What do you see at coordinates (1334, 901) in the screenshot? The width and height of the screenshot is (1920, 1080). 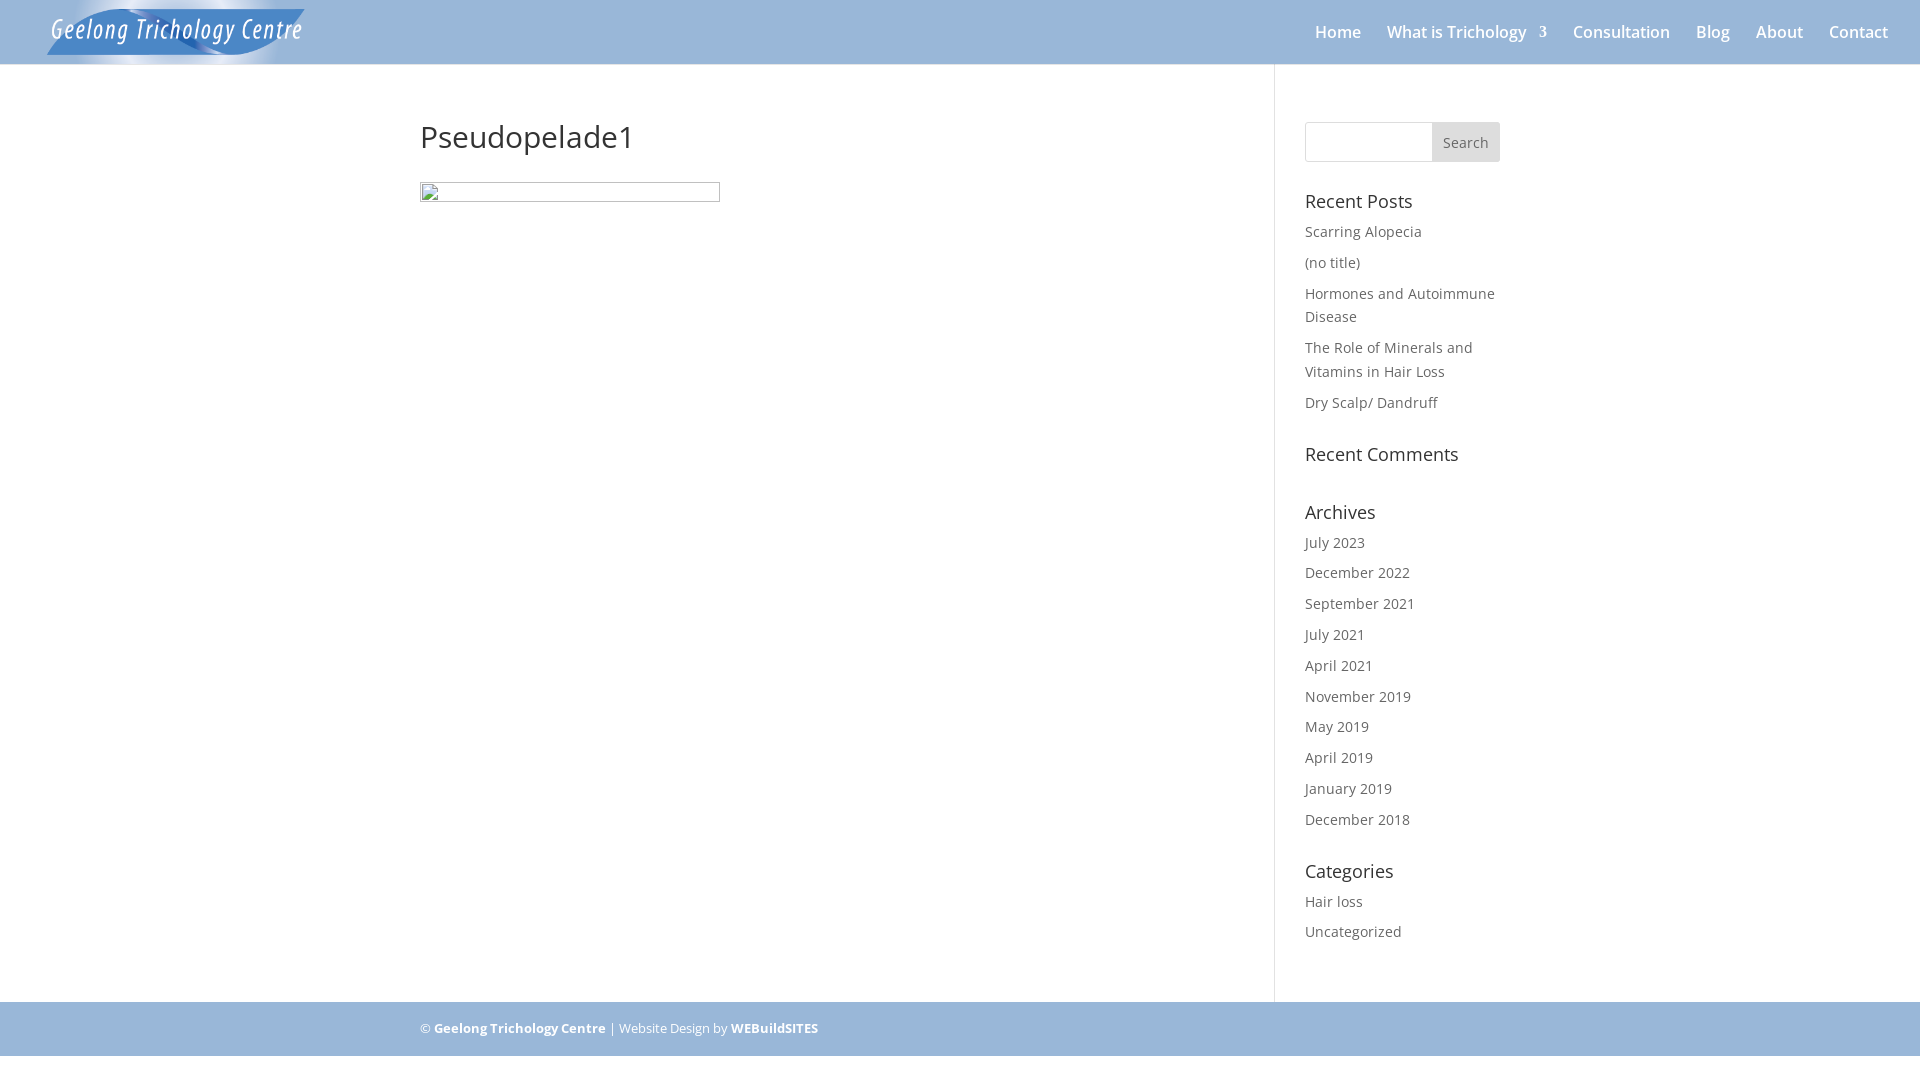 I see `'Hair loss'` at bounding box center [1334, 901].